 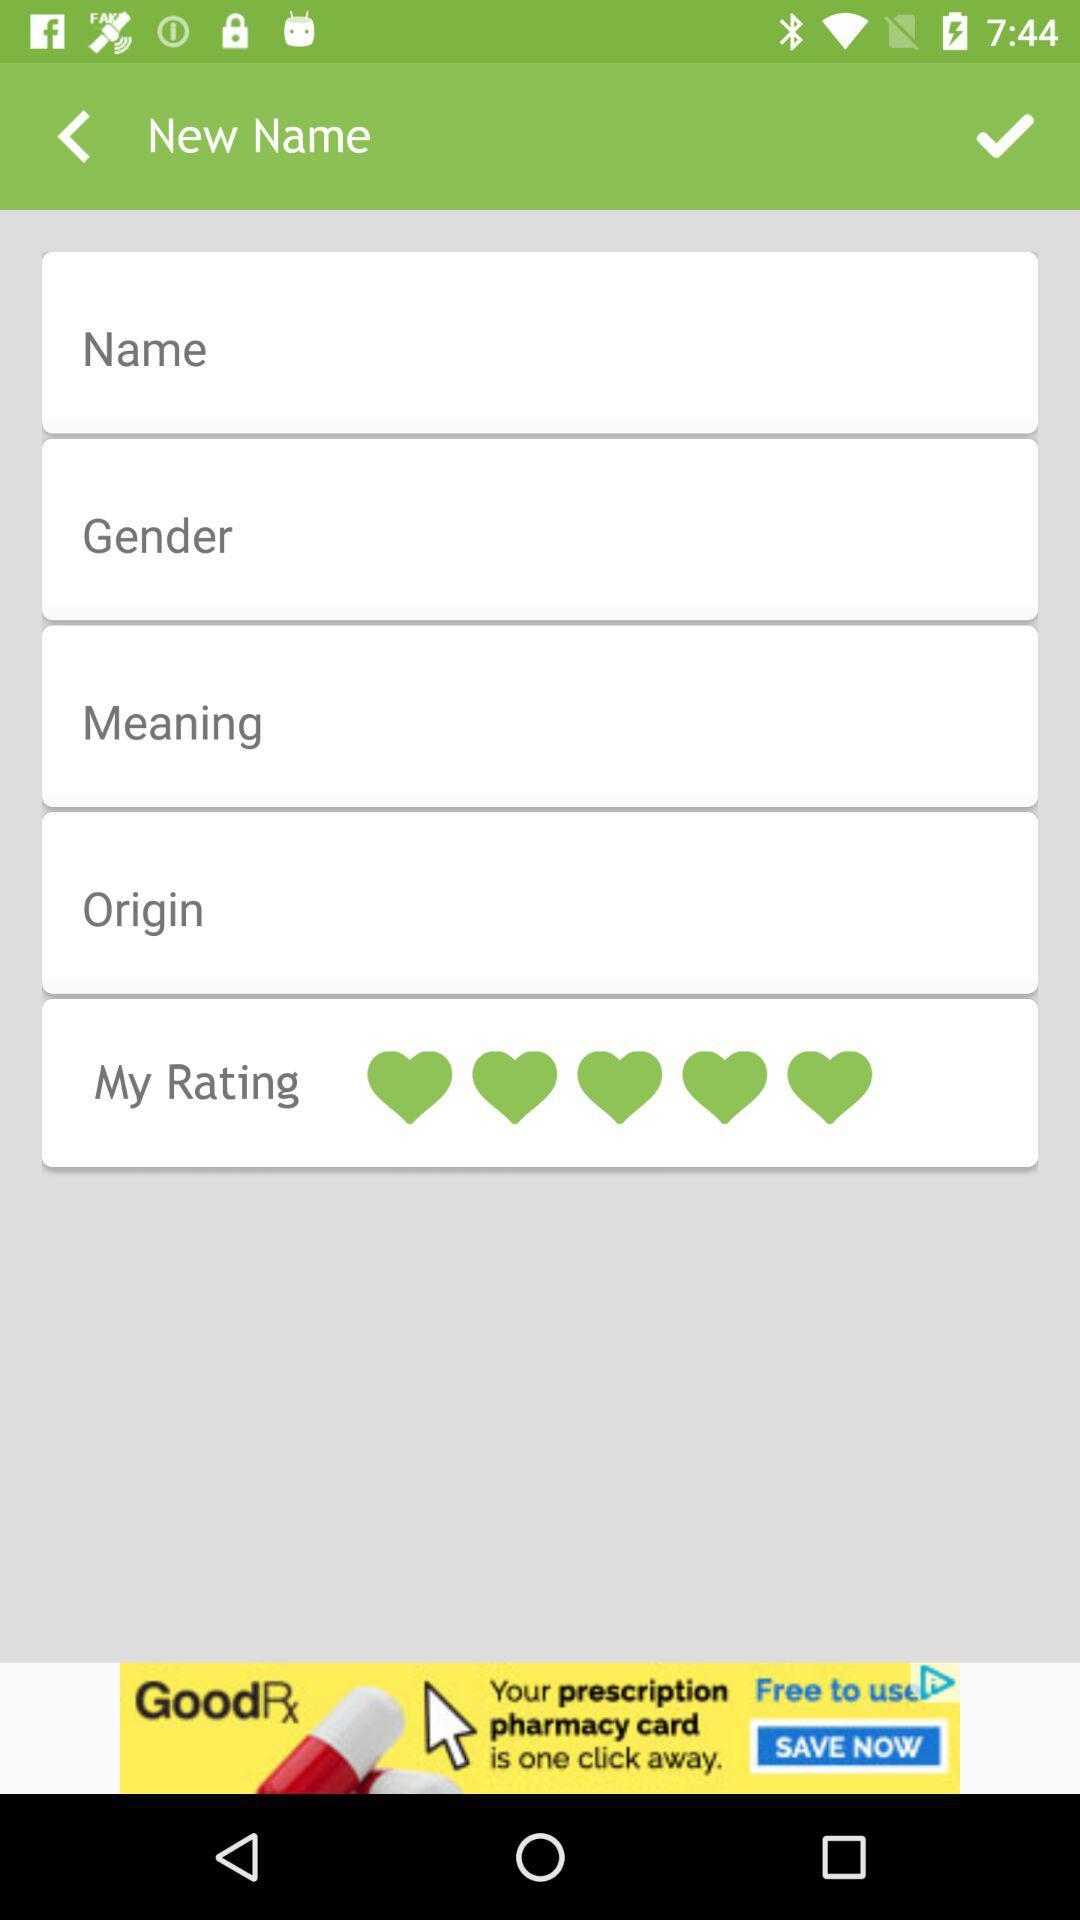 I want to click on demographics, so click(x=553, y=349).